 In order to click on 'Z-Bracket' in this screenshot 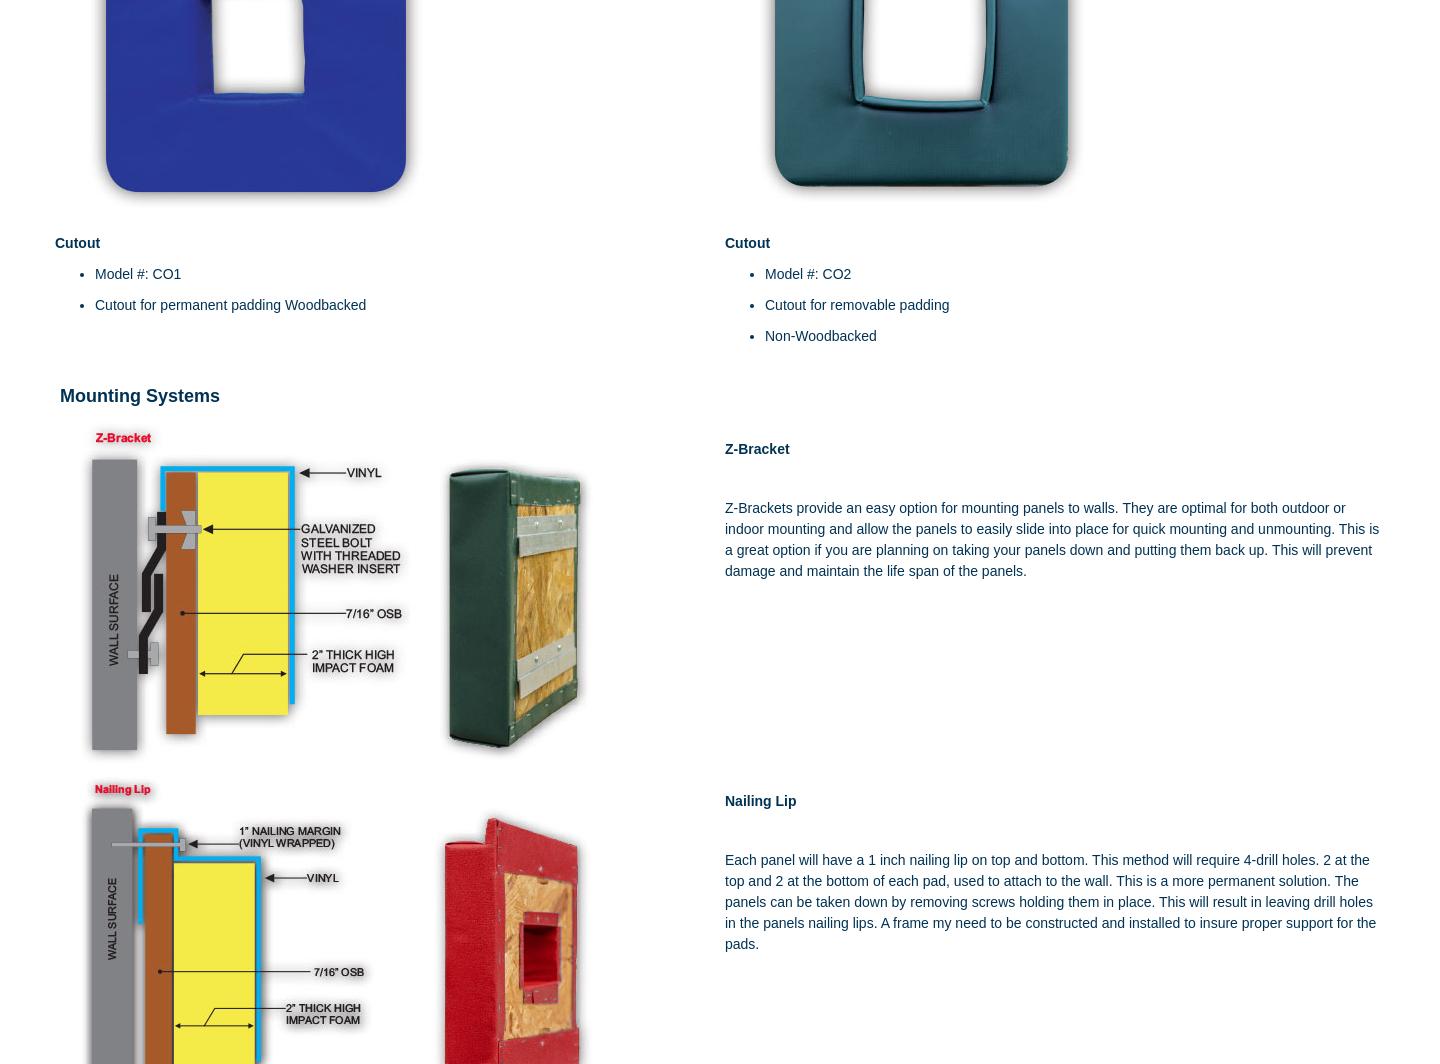, I will do `click(724, 448)`.